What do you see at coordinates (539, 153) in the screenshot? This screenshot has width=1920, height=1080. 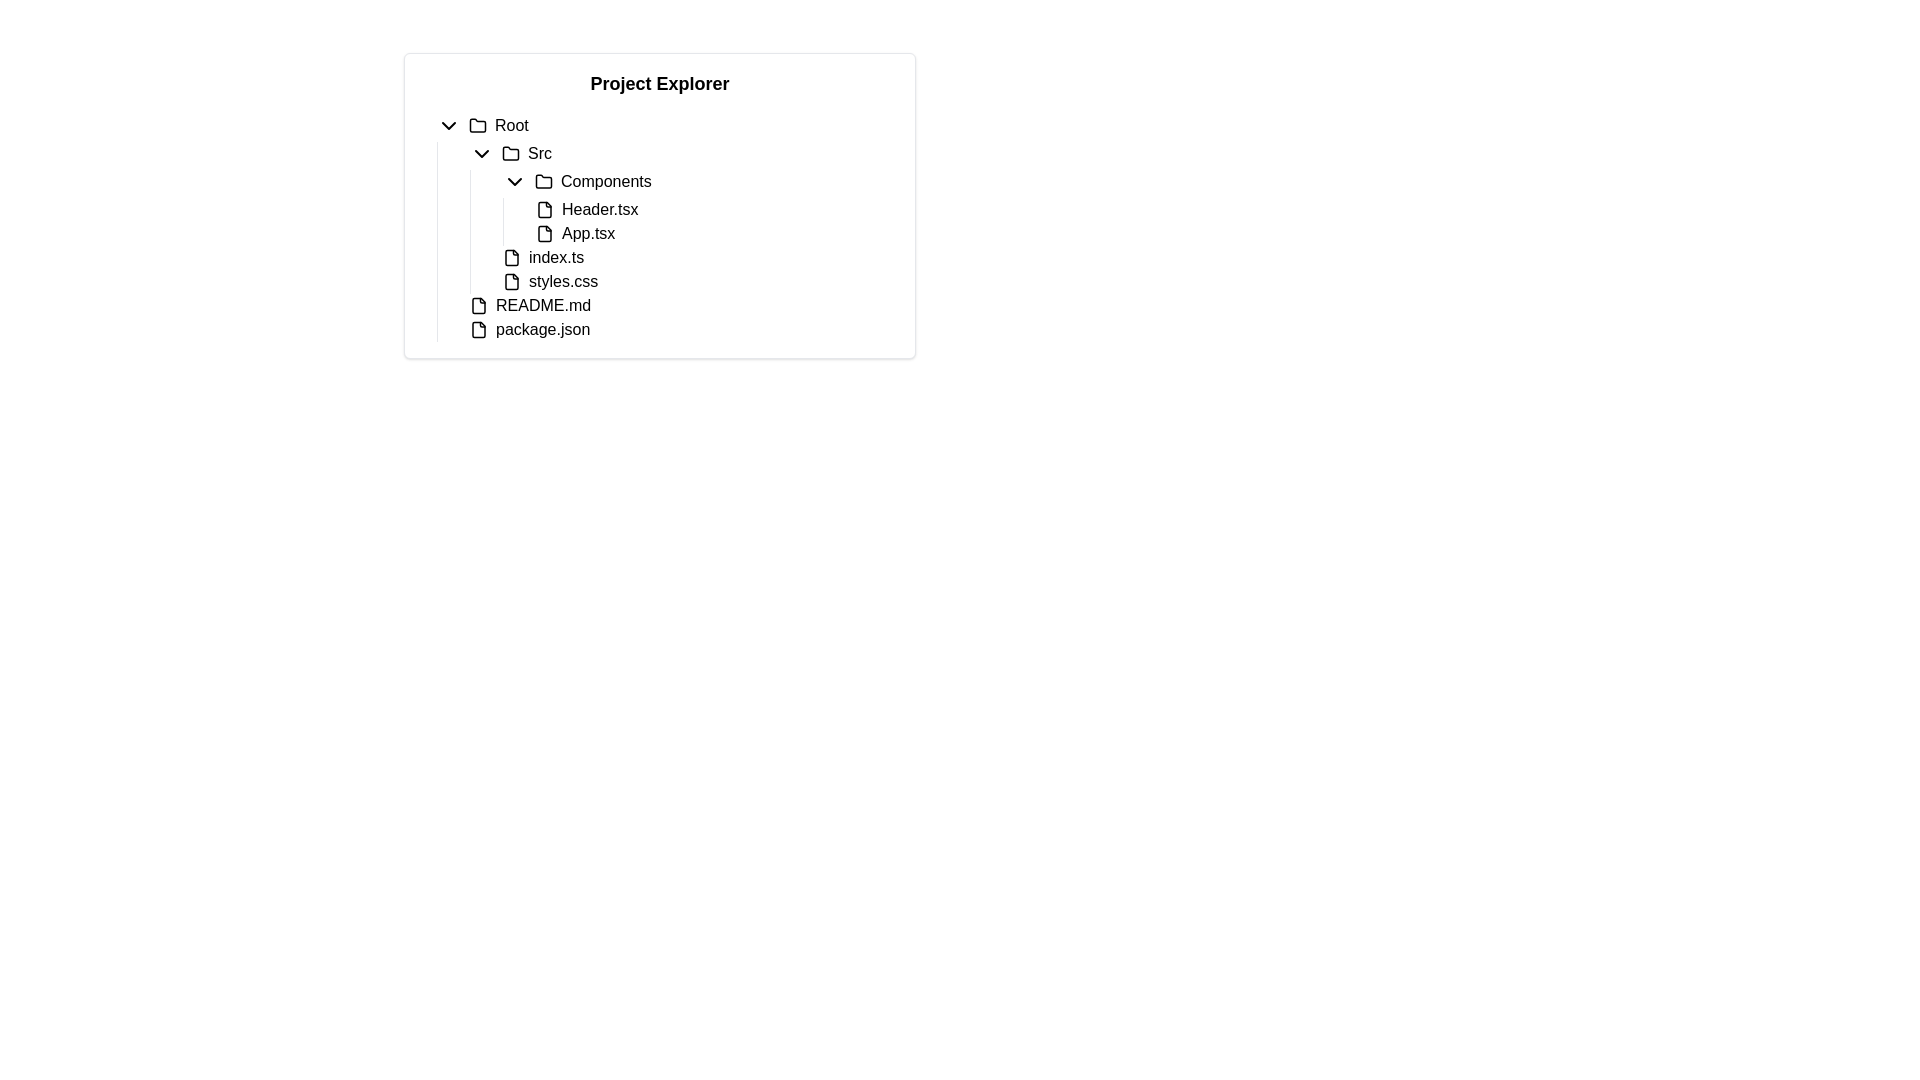 I see `the 'Src' text label in the Project Explorer section` at bounding box center [539, 153].